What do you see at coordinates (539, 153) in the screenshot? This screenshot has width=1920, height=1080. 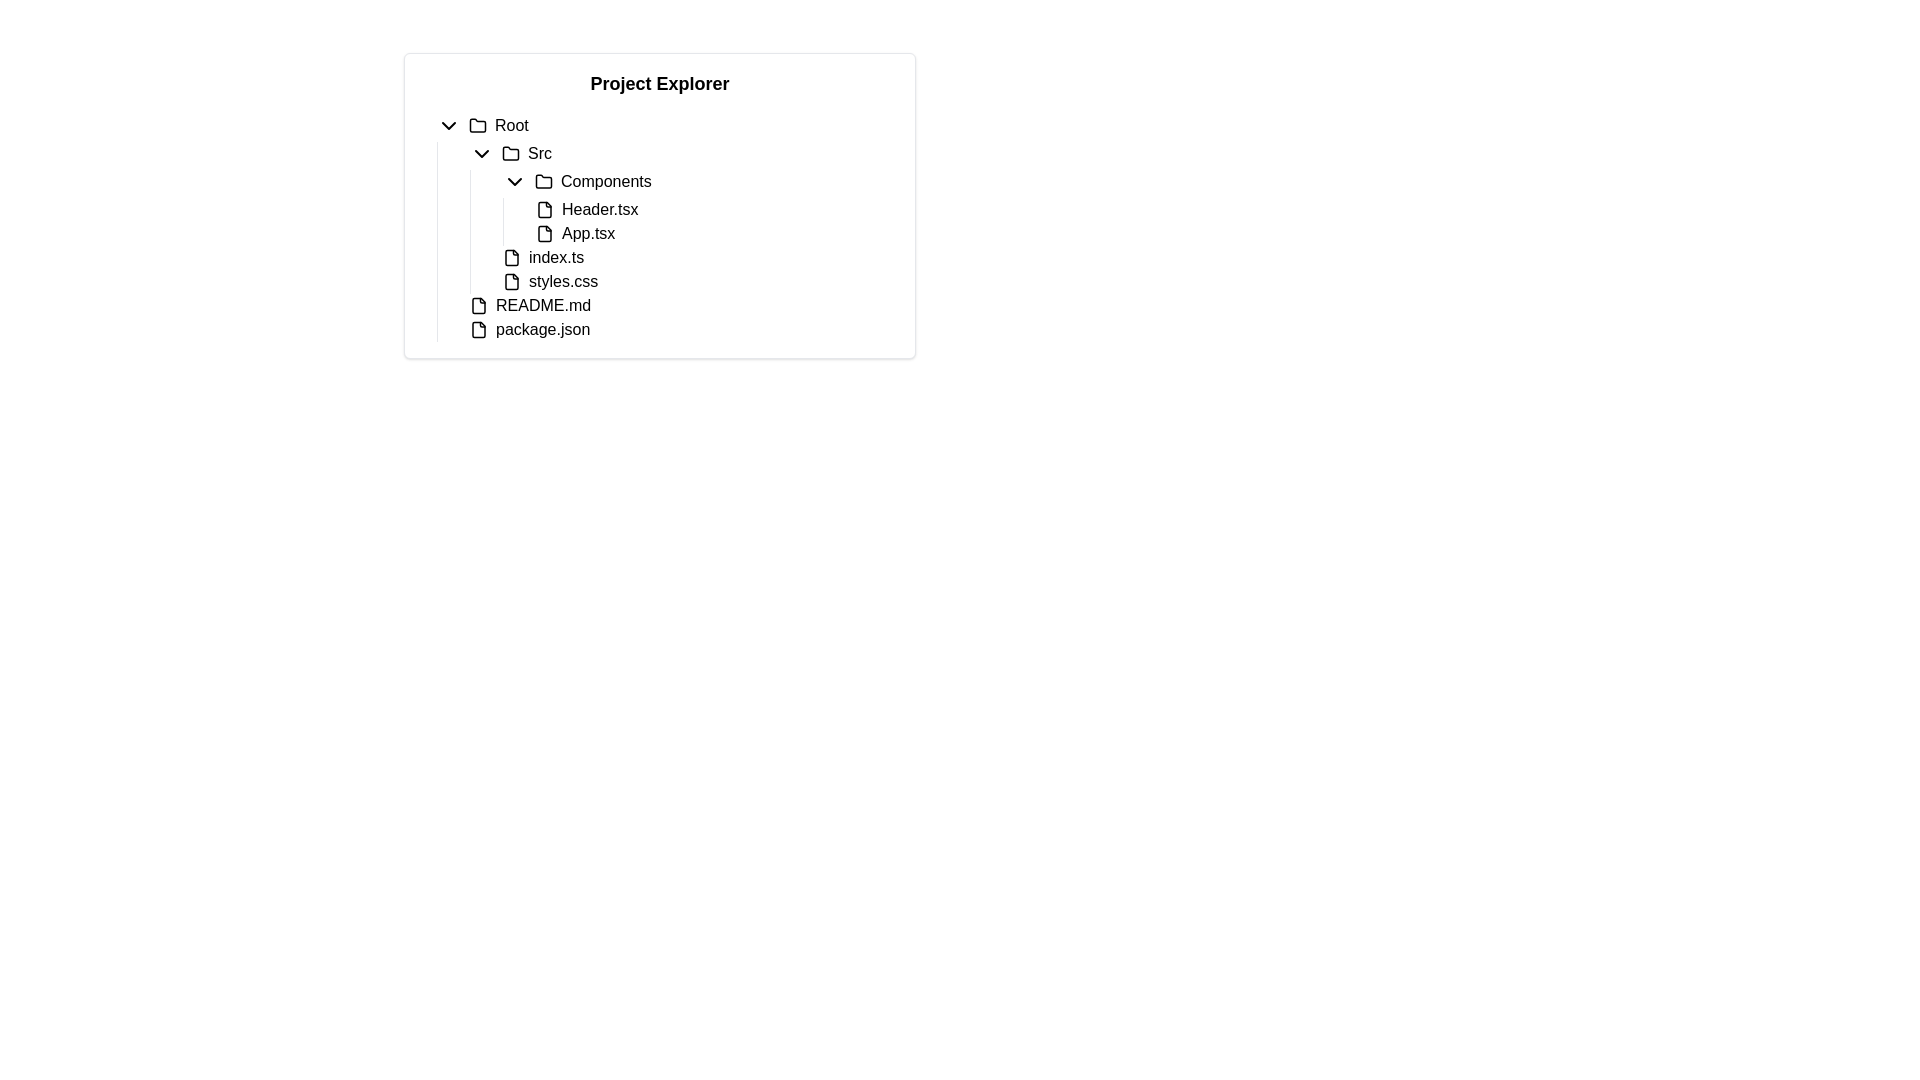 I see `the 'Src' text label in the Project Explorer section` at bounding box center [539, 153].